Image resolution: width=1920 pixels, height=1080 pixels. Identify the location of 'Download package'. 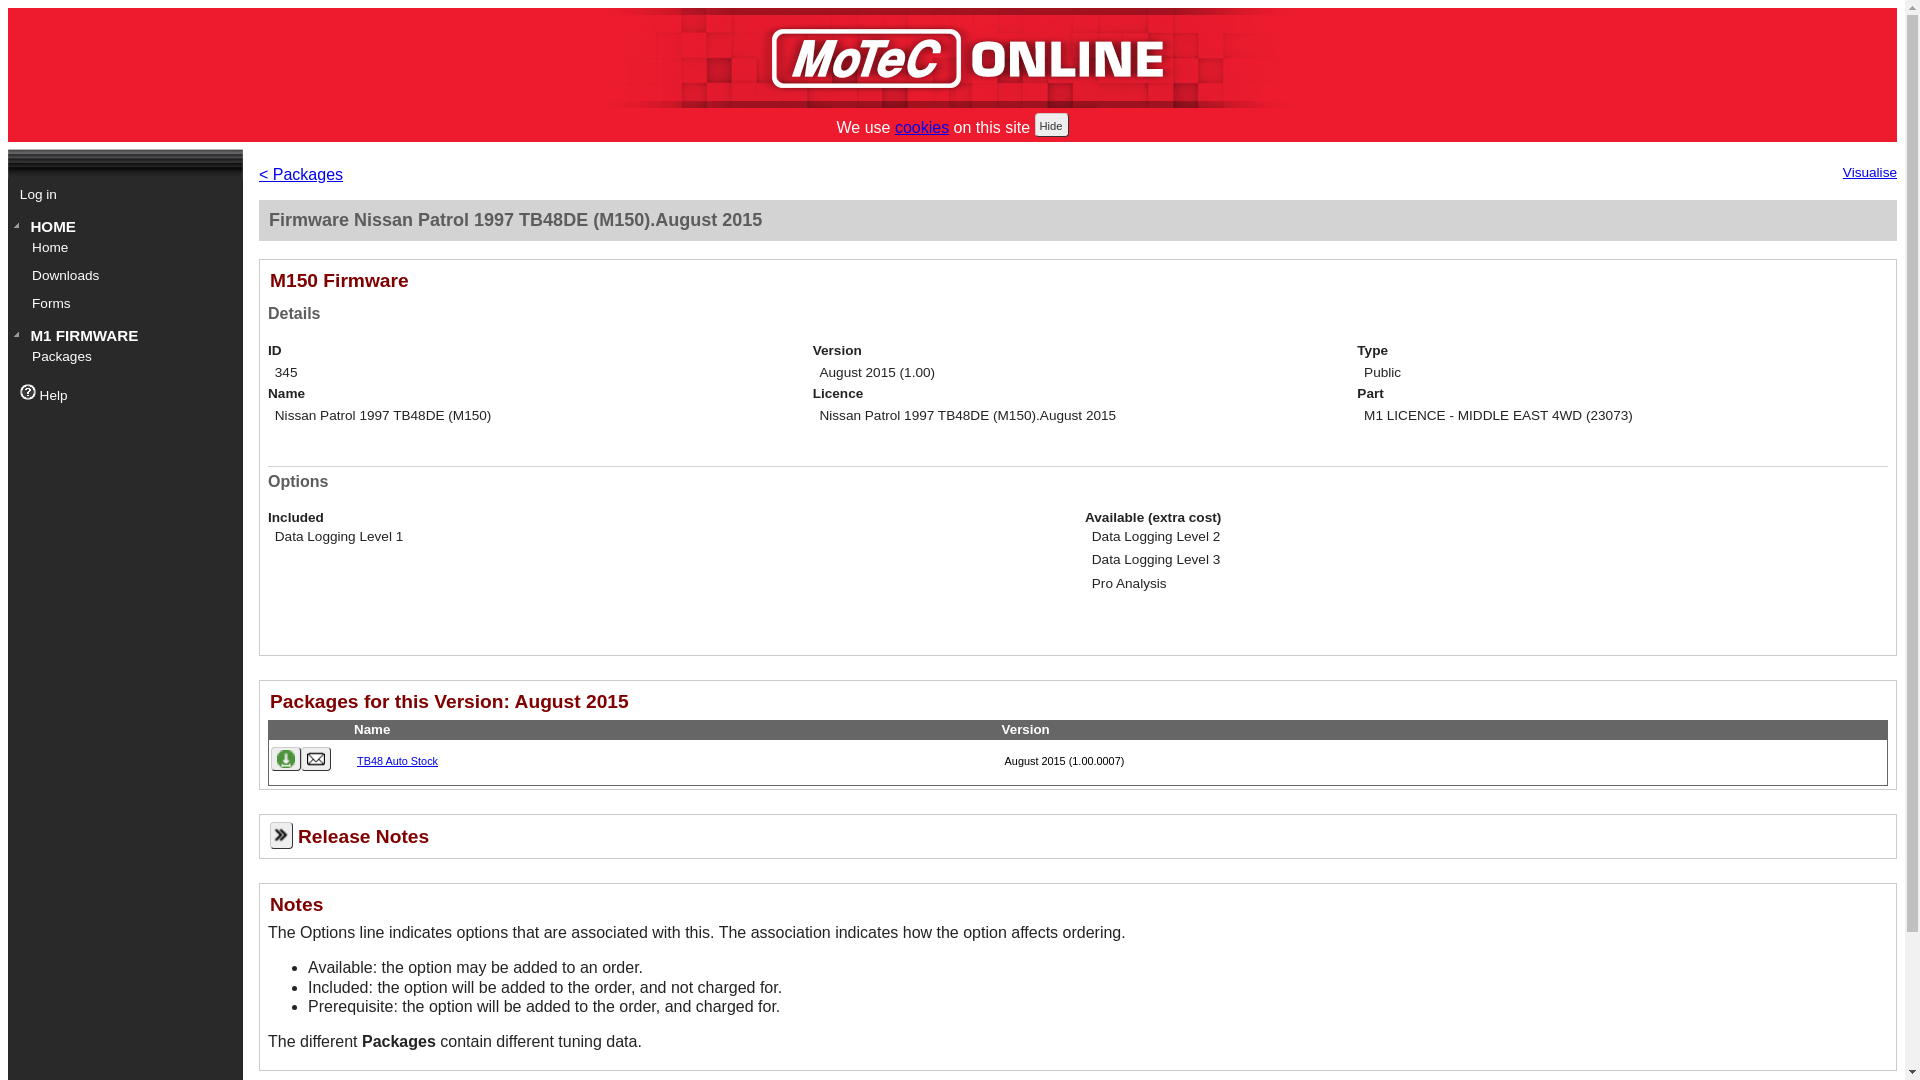
(285, 759).